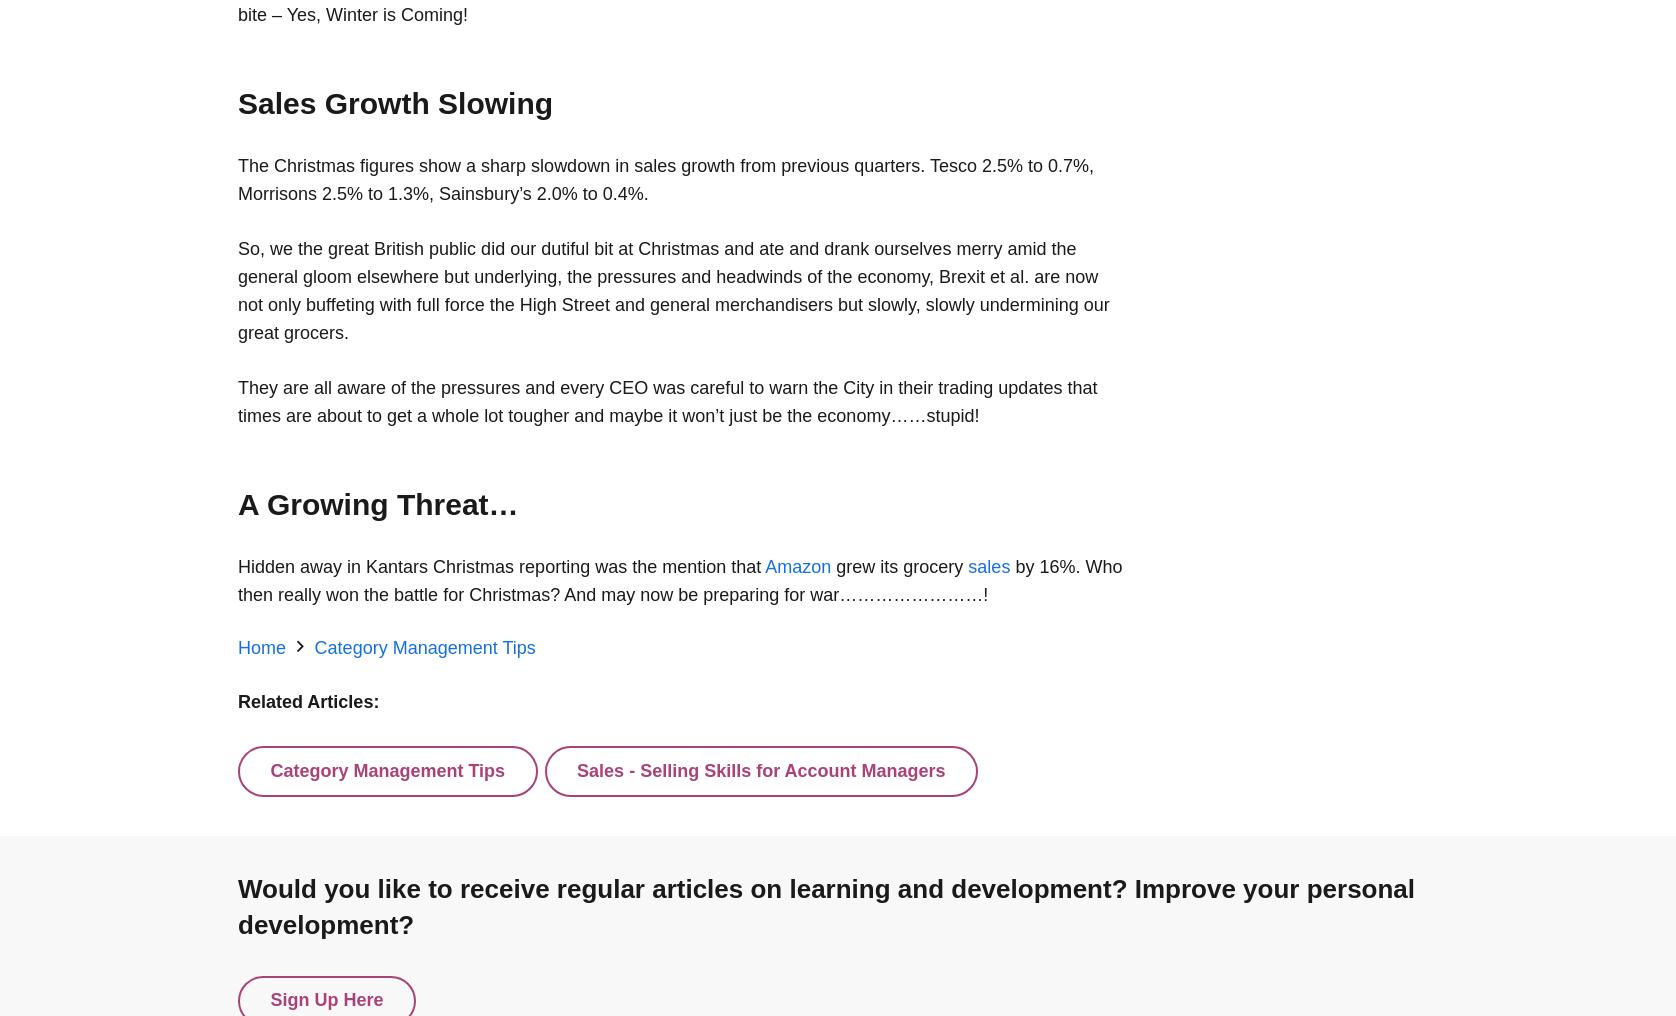 The image size is (1676, 1016). What do you see at coordinates (666, 400) in the screenshot?
I see `'They are all aware of the pressures and every CEO was careful to warn the City in their trading updates that times are about to get a whole lot tougher and maybe it won’t just be the economy……stupid!'` at bounding box center [666, 400].